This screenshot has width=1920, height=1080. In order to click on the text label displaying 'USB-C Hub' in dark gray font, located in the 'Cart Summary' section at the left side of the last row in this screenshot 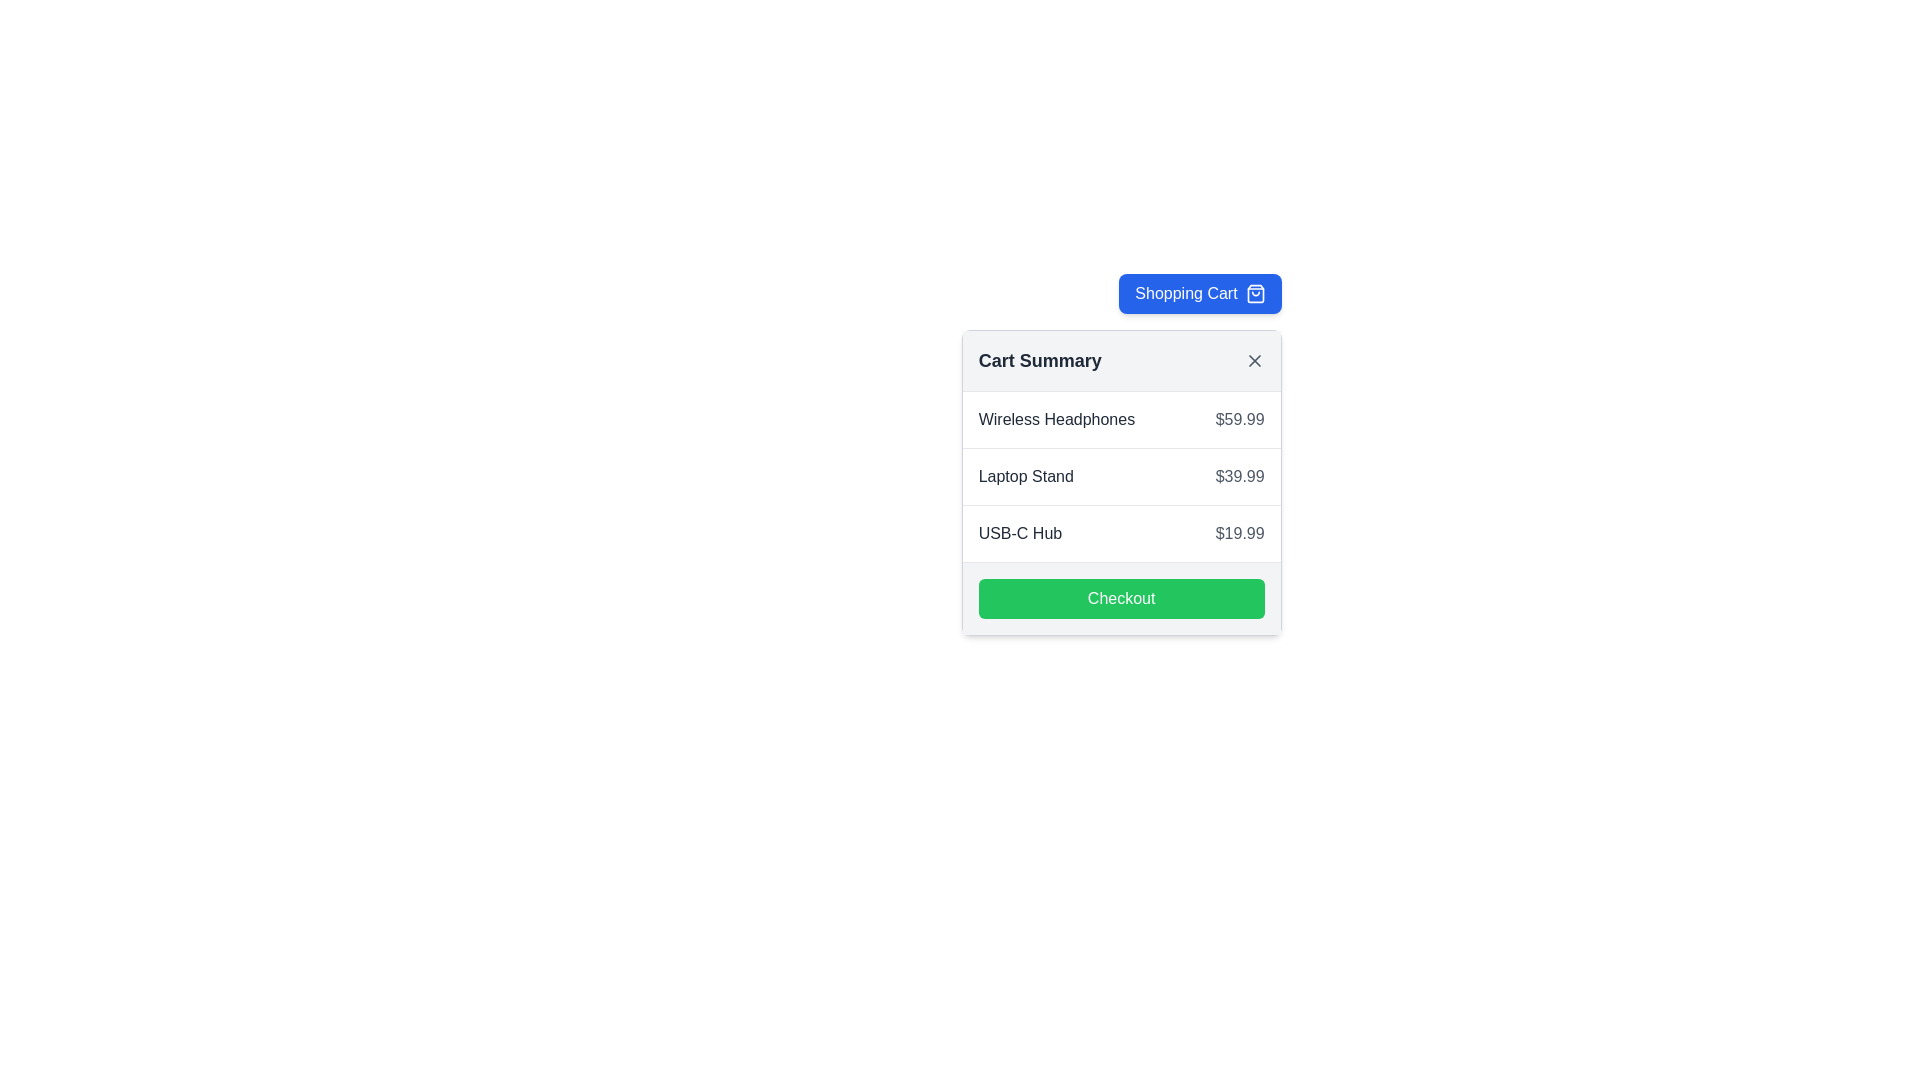, I will do `click(1020, 532)`.